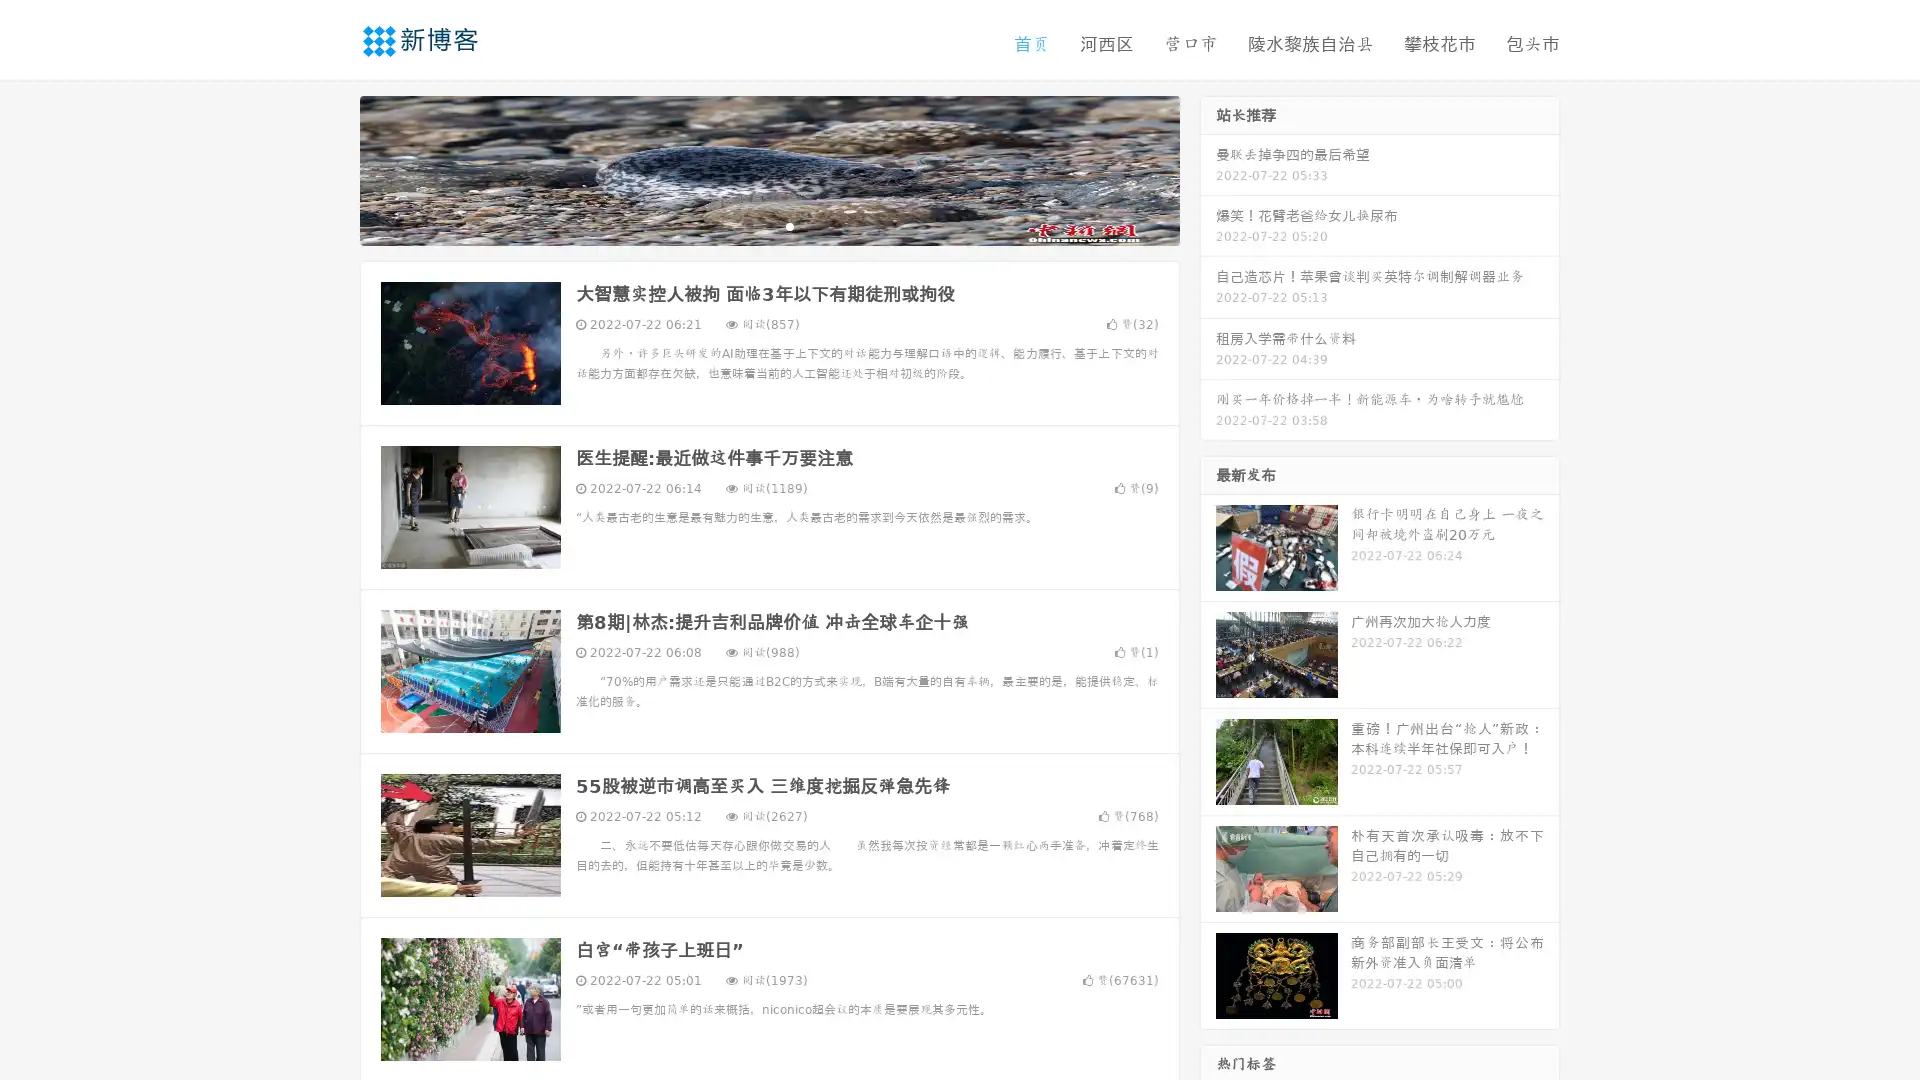 The height and width of the screenshot is (1080, 1920). I want to click on Go to slide 2, so click(768, 225).